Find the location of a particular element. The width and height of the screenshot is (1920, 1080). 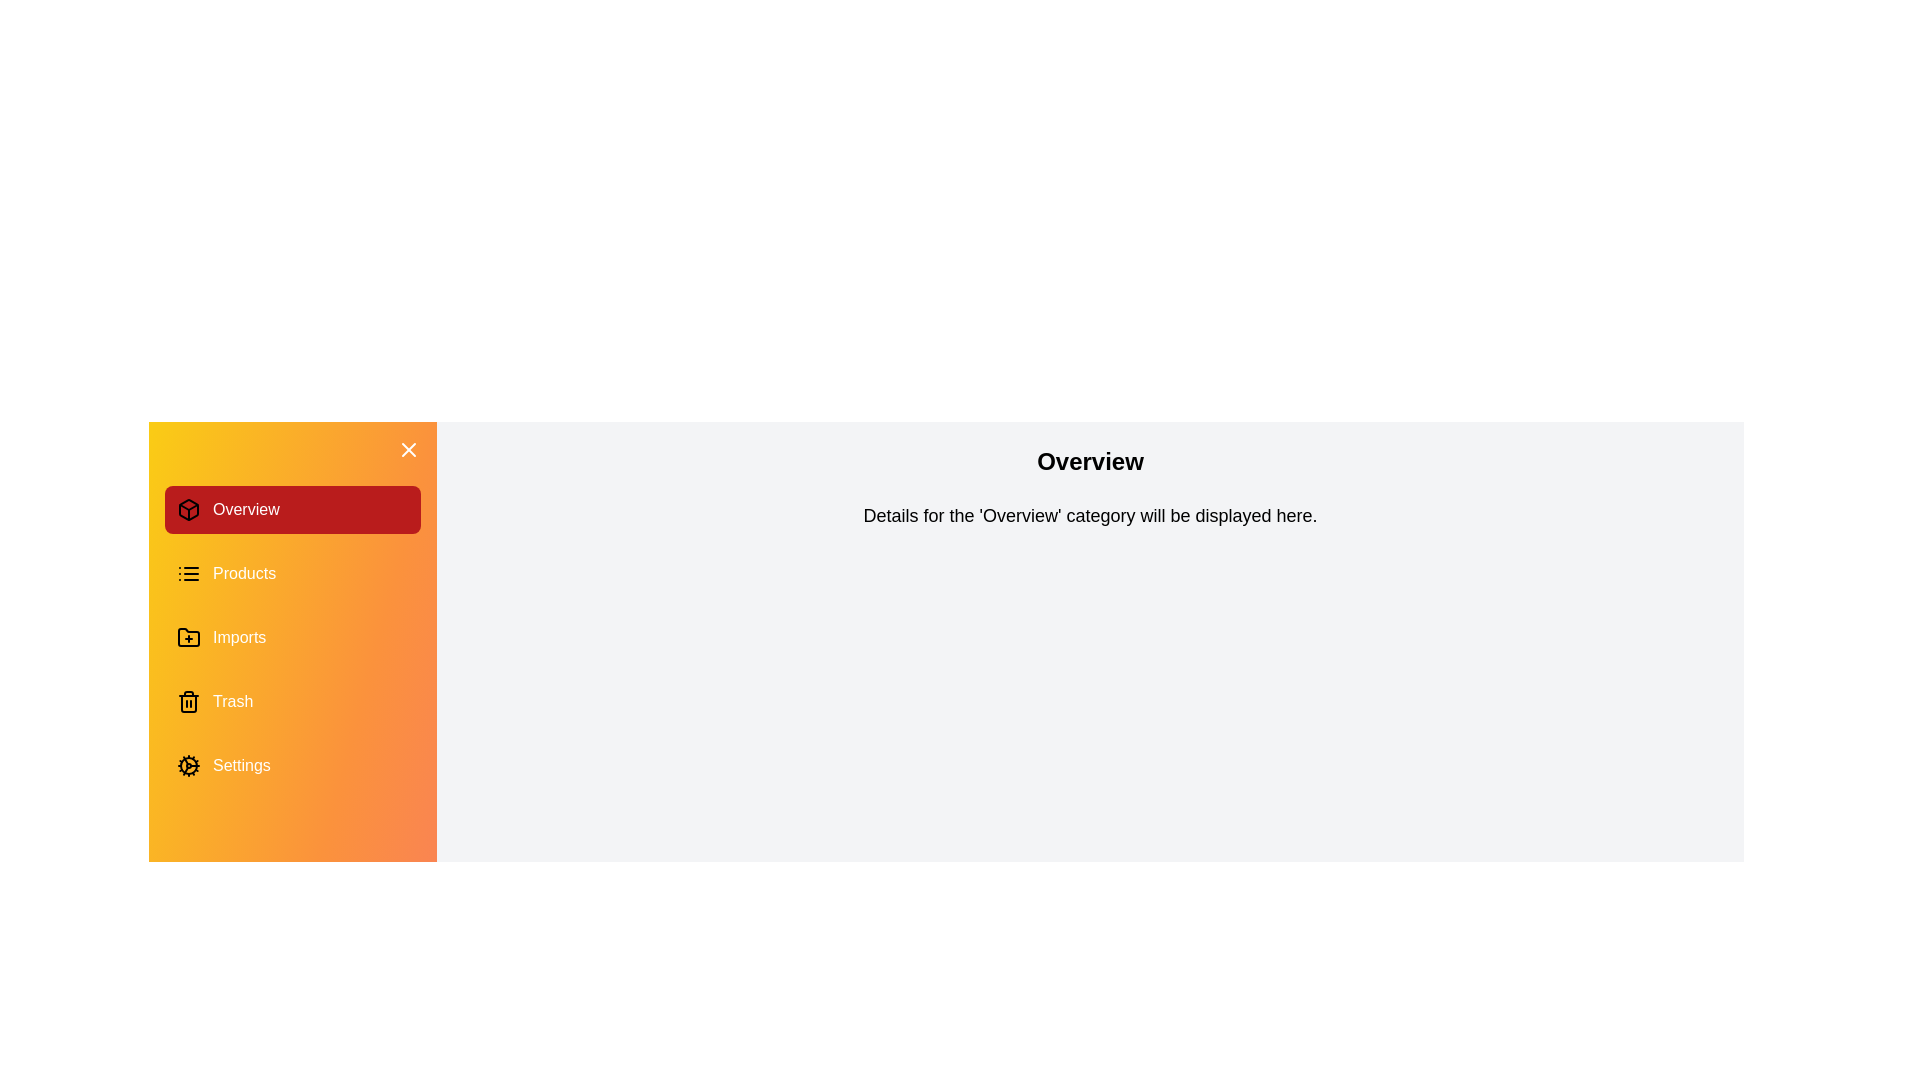

the category Settings in the drawer to switch the content displayed is located at coordinates (291, 765).